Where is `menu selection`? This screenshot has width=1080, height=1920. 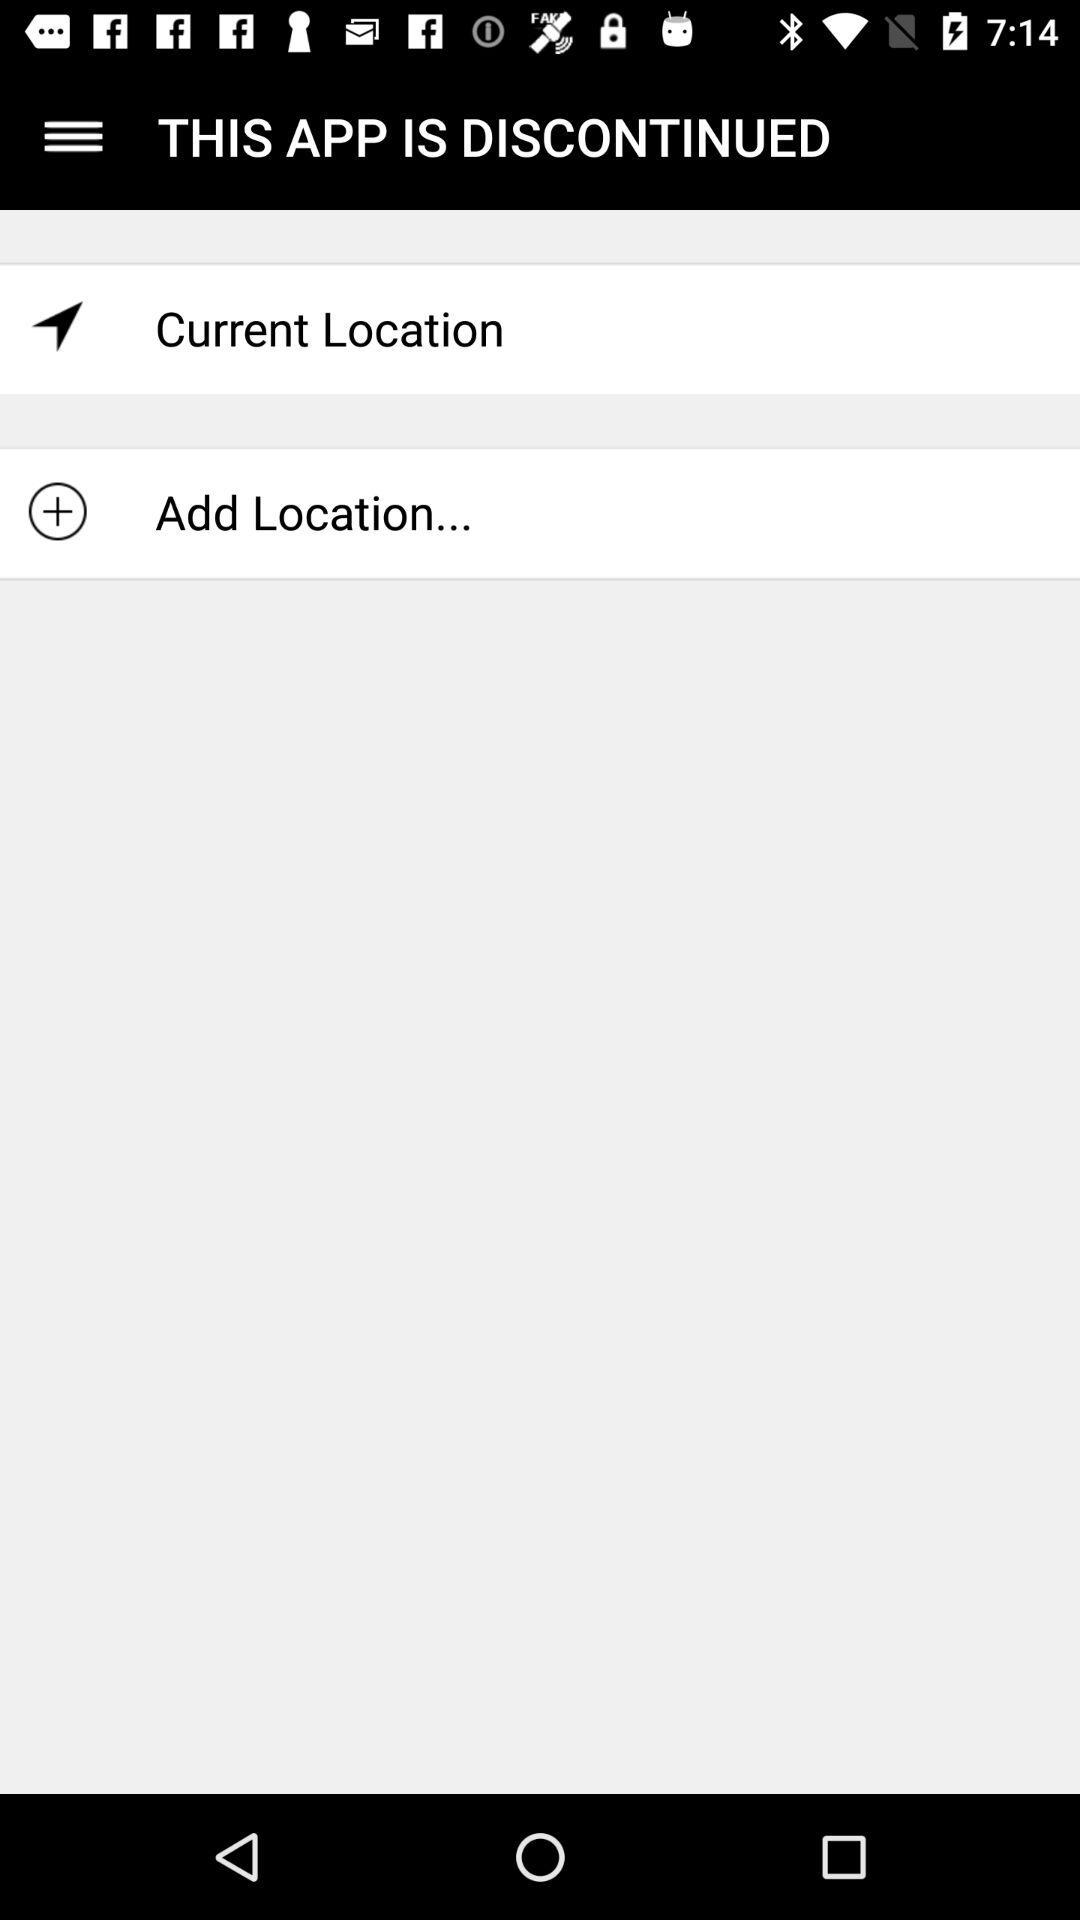 menu selection is located at coordinates (72, 135).